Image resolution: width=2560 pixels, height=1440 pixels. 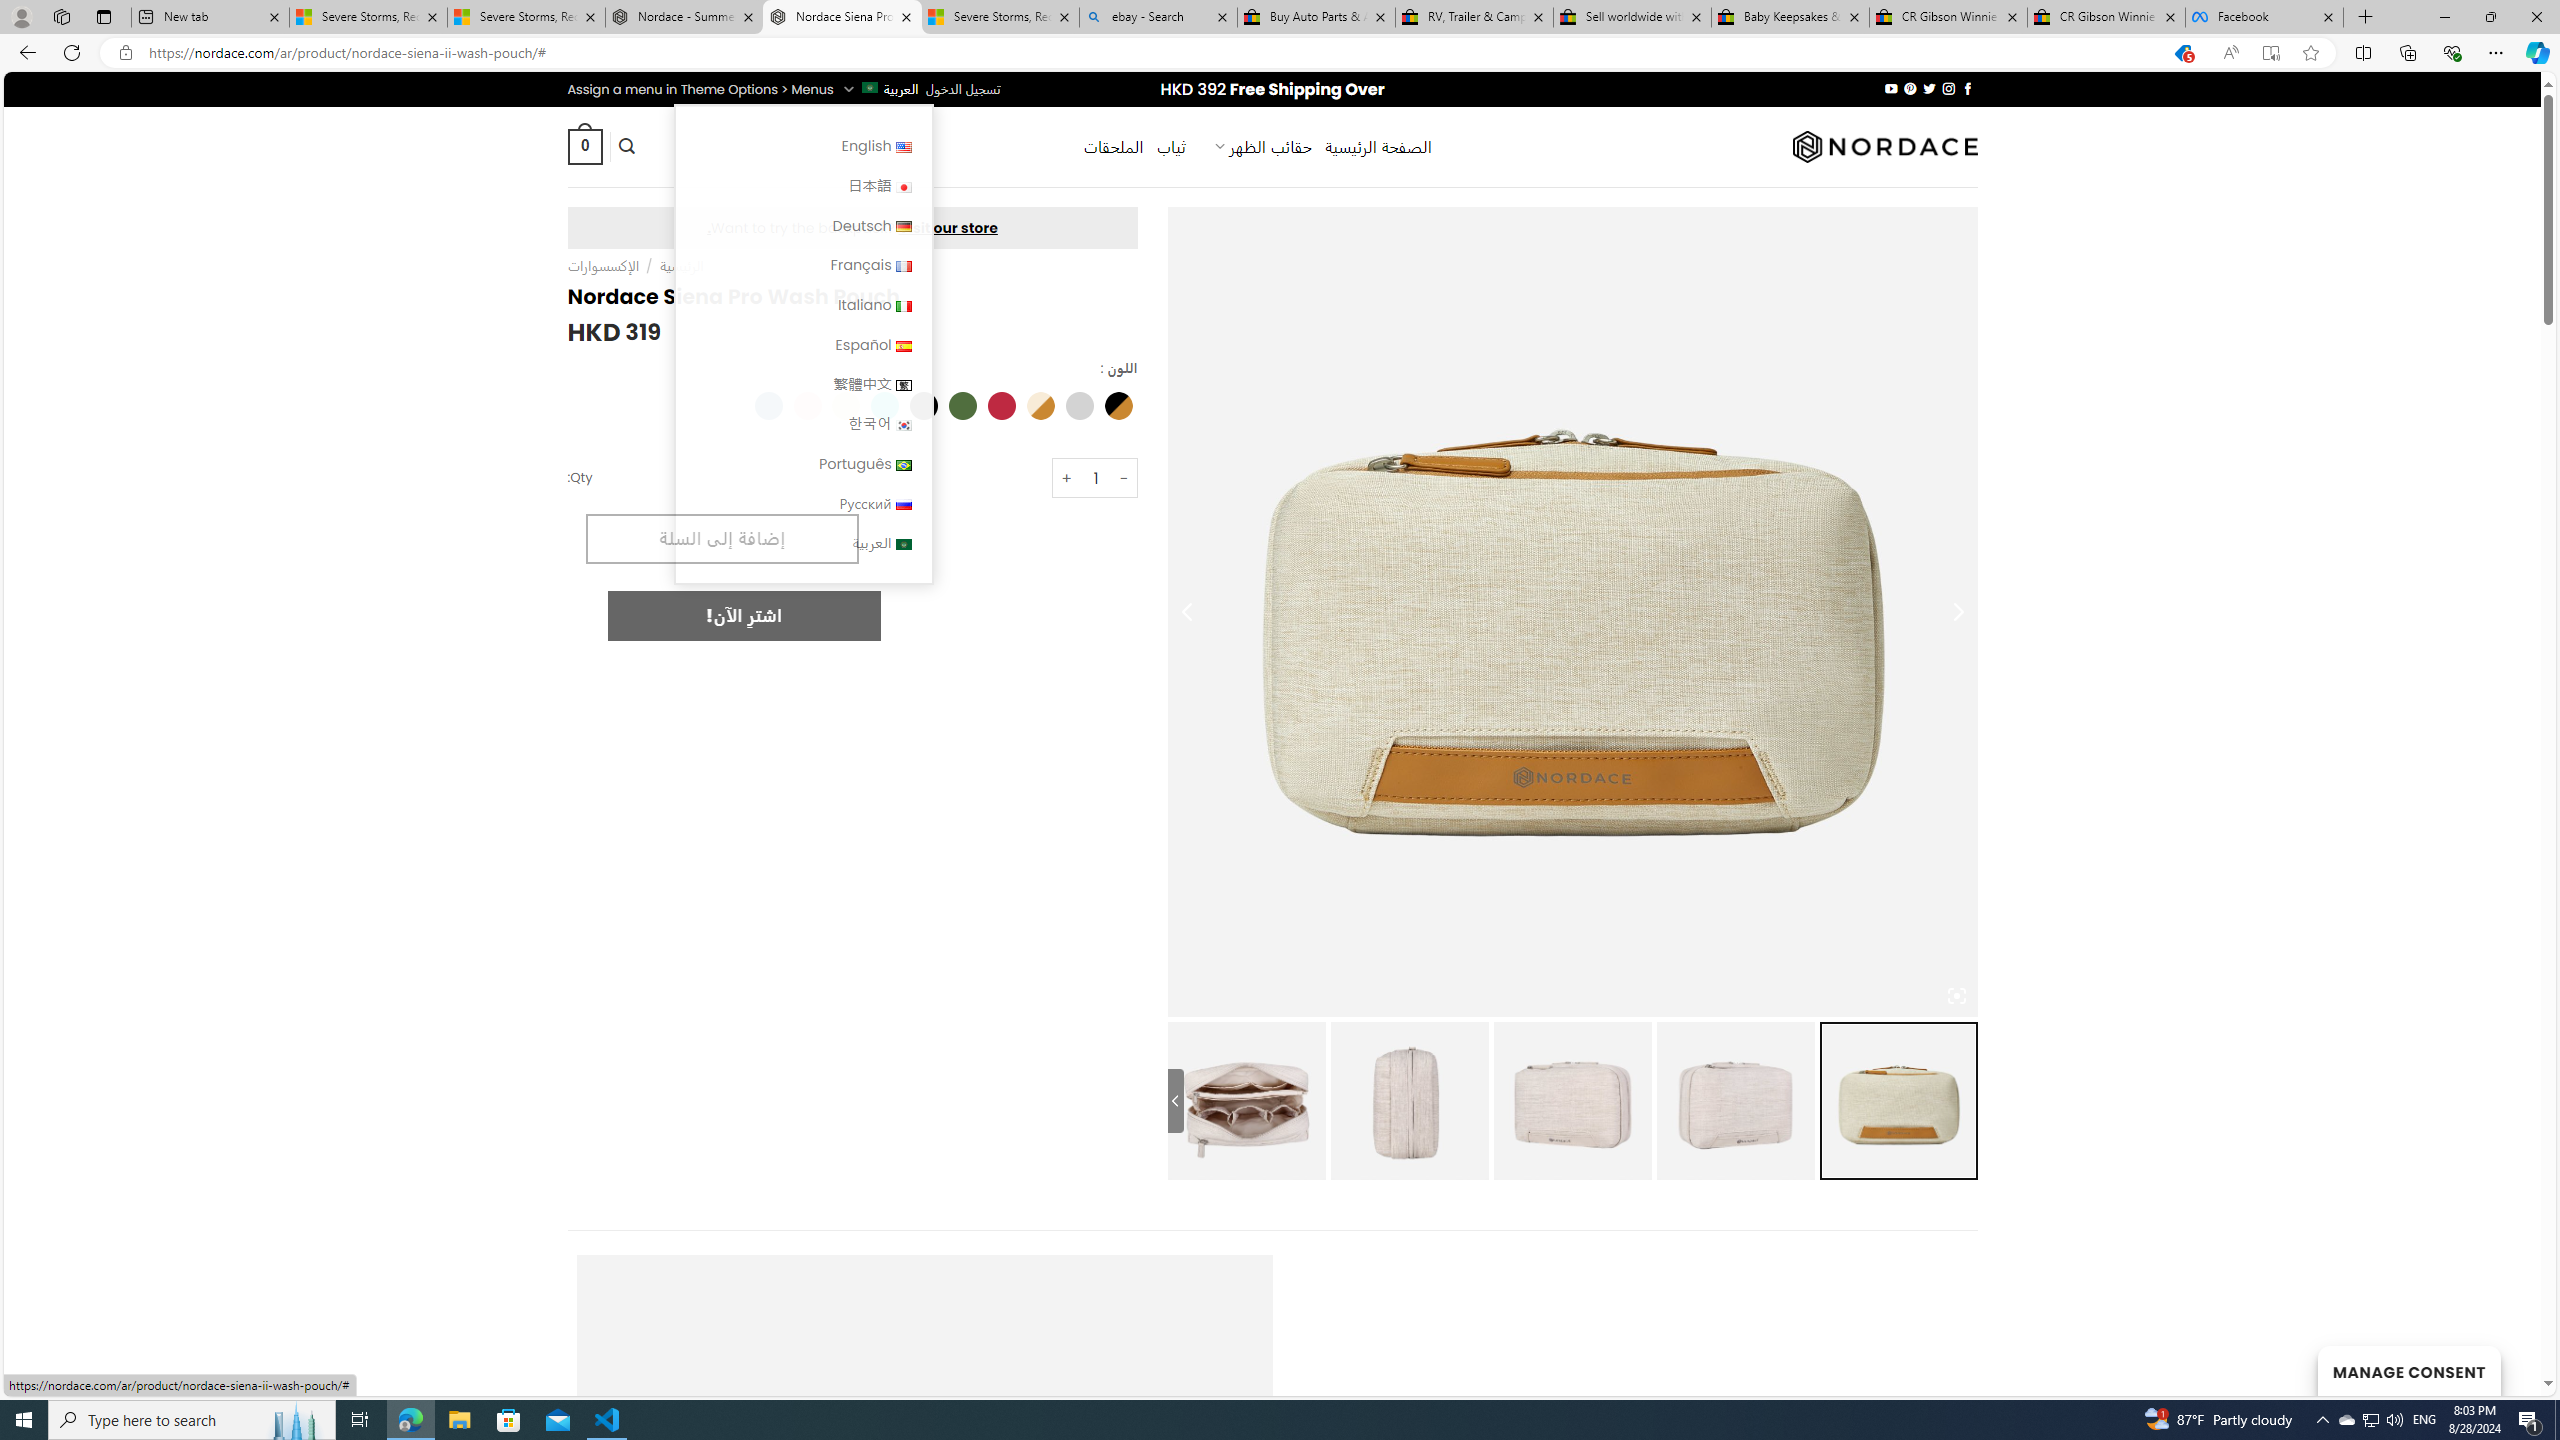 What do you see at coordinates (902, 146) in the screenshot?
I see `'English'` at bounding box center [902, 146].